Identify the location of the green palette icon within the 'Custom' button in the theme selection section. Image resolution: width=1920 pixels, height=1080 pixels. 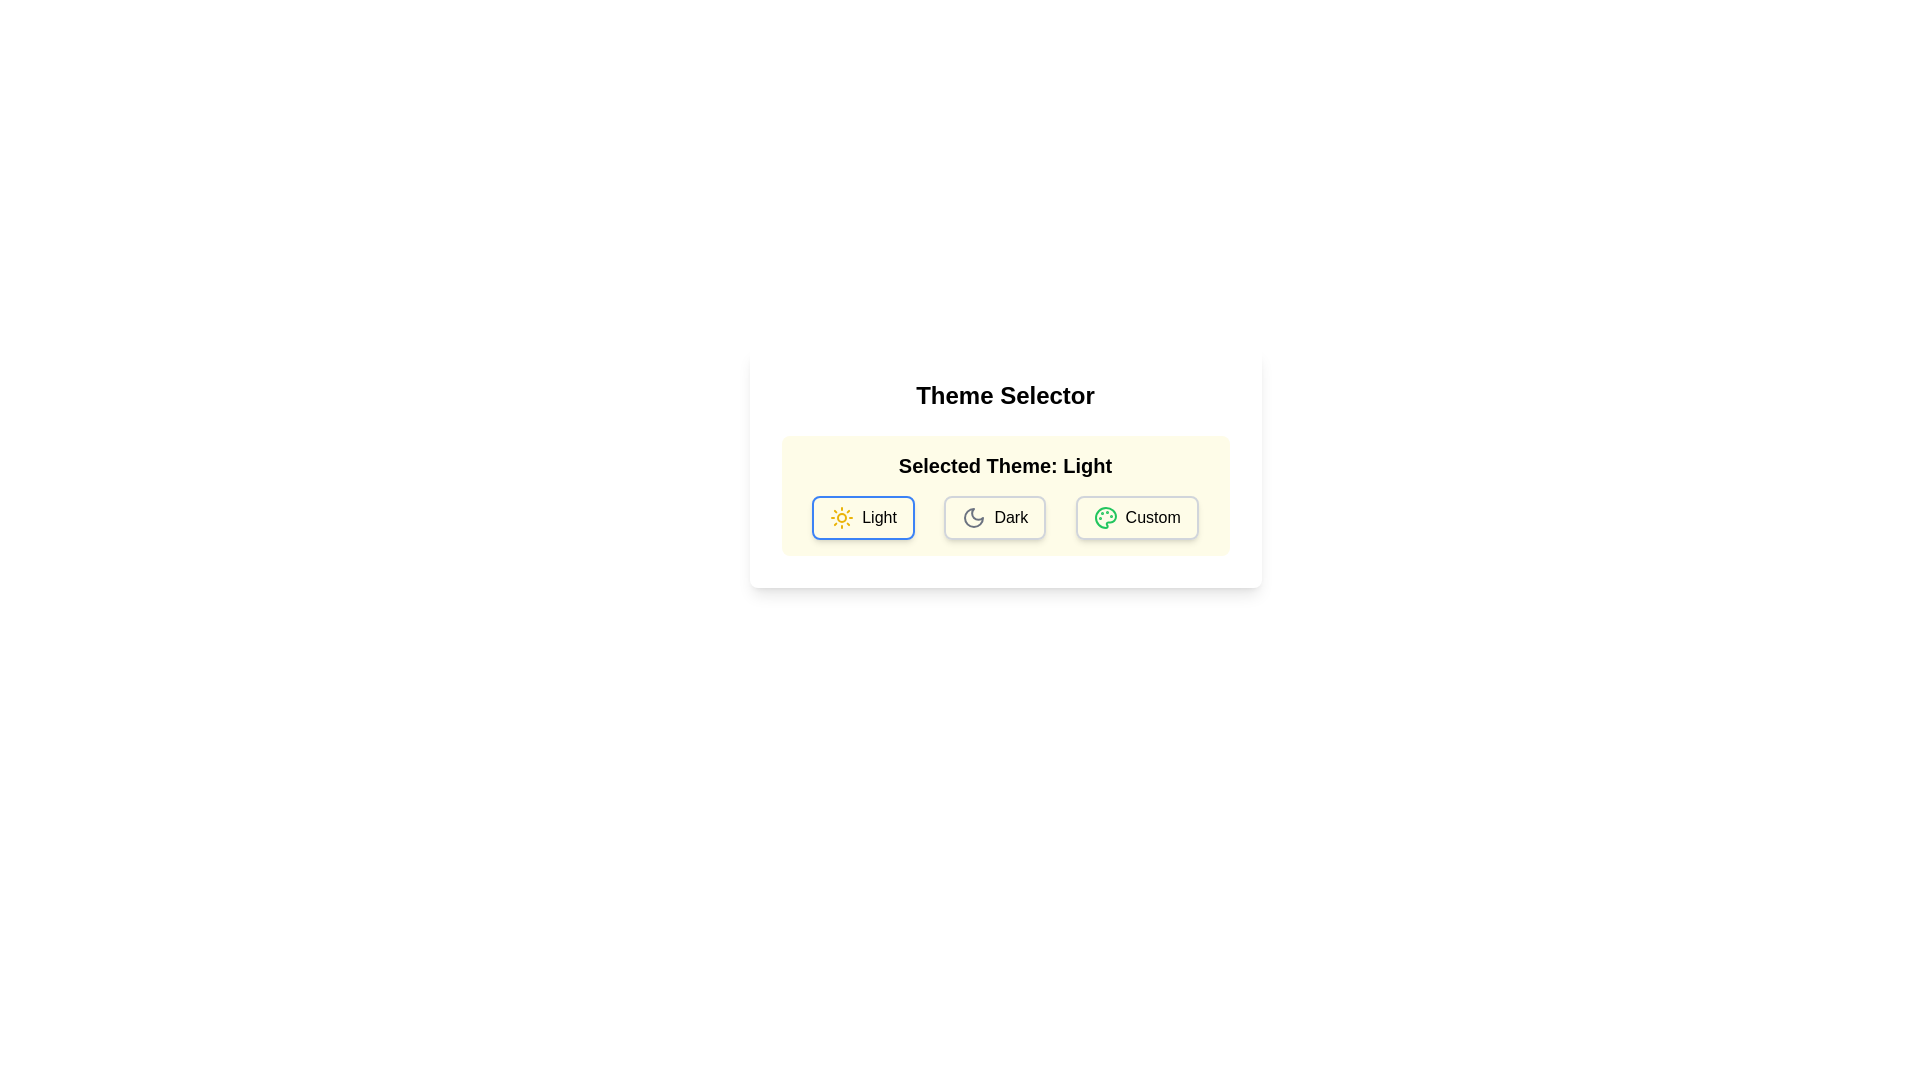
(1104, 516).